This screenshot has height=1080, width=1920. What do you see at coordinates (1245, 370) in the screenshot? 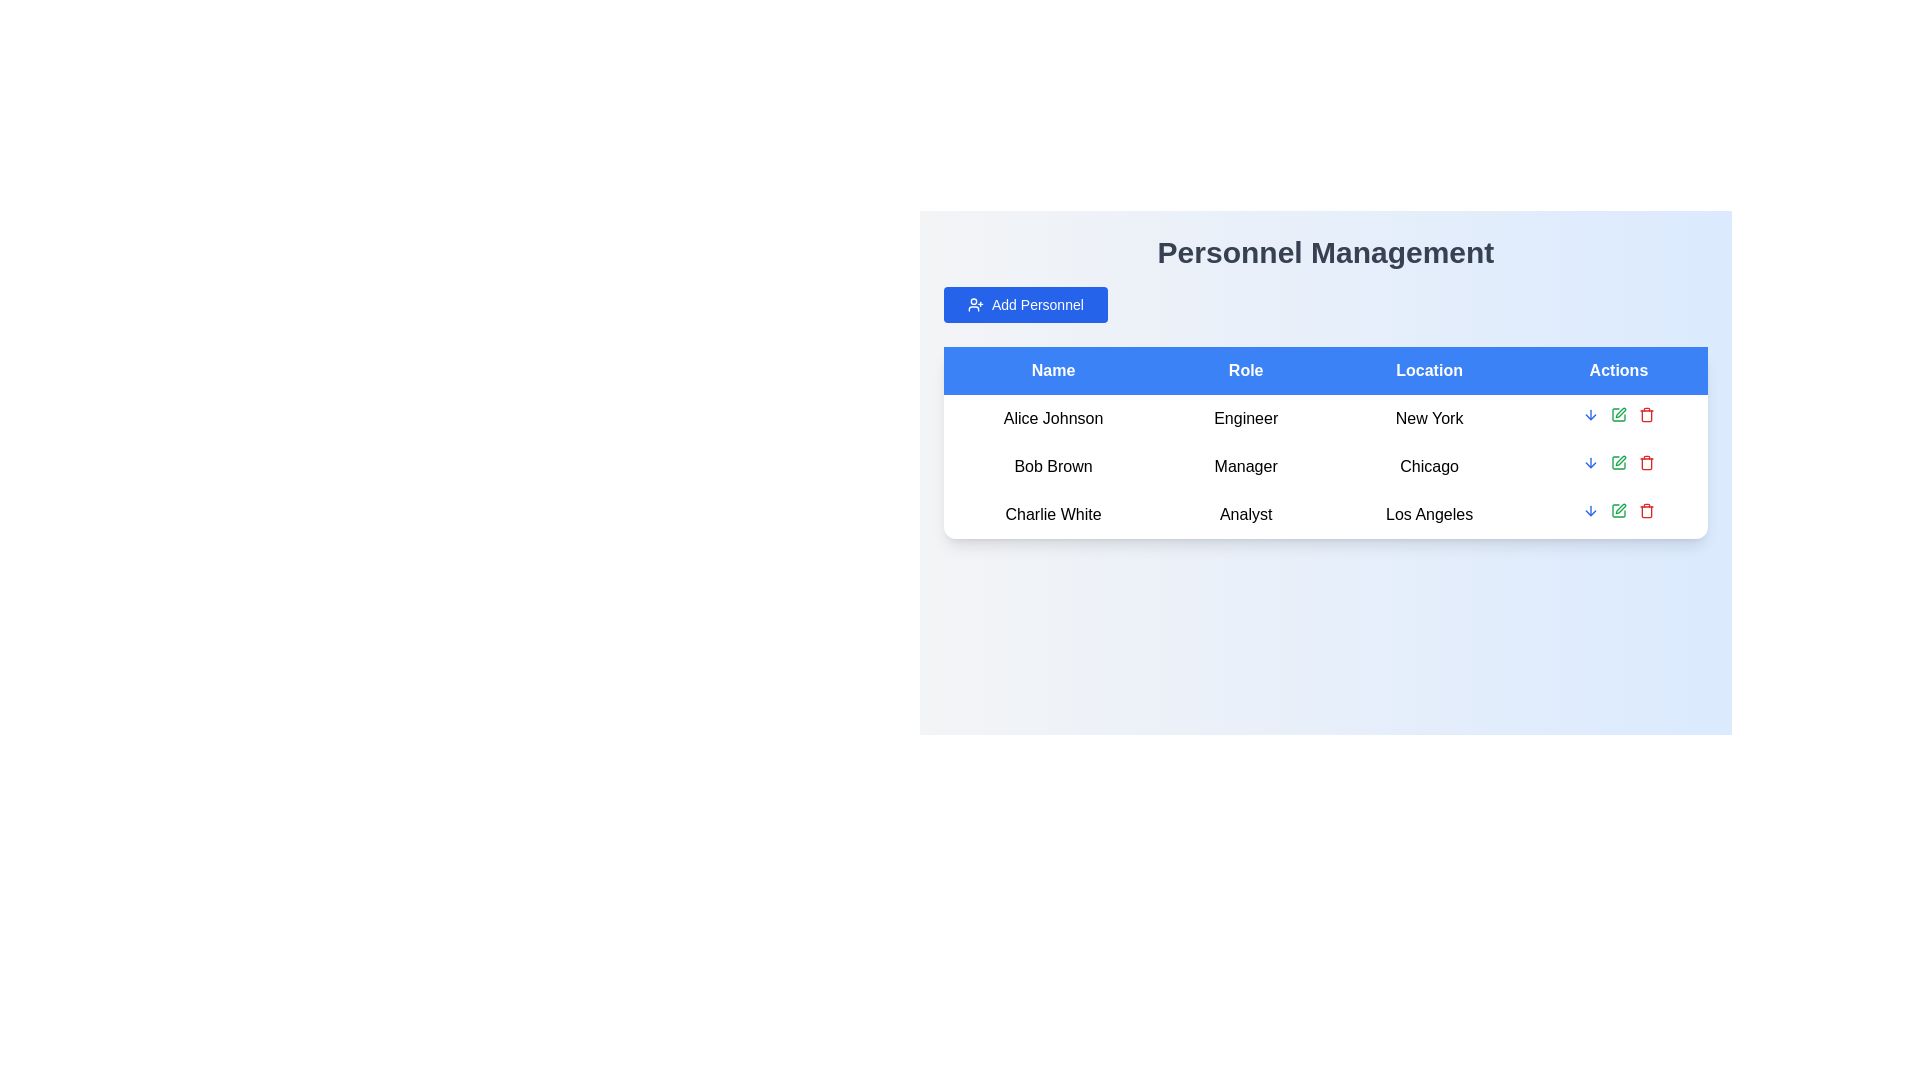
I see `the 'Role' column header in the data table, which is the second label in the horizontal header row` at bounding box center [1245, 370].